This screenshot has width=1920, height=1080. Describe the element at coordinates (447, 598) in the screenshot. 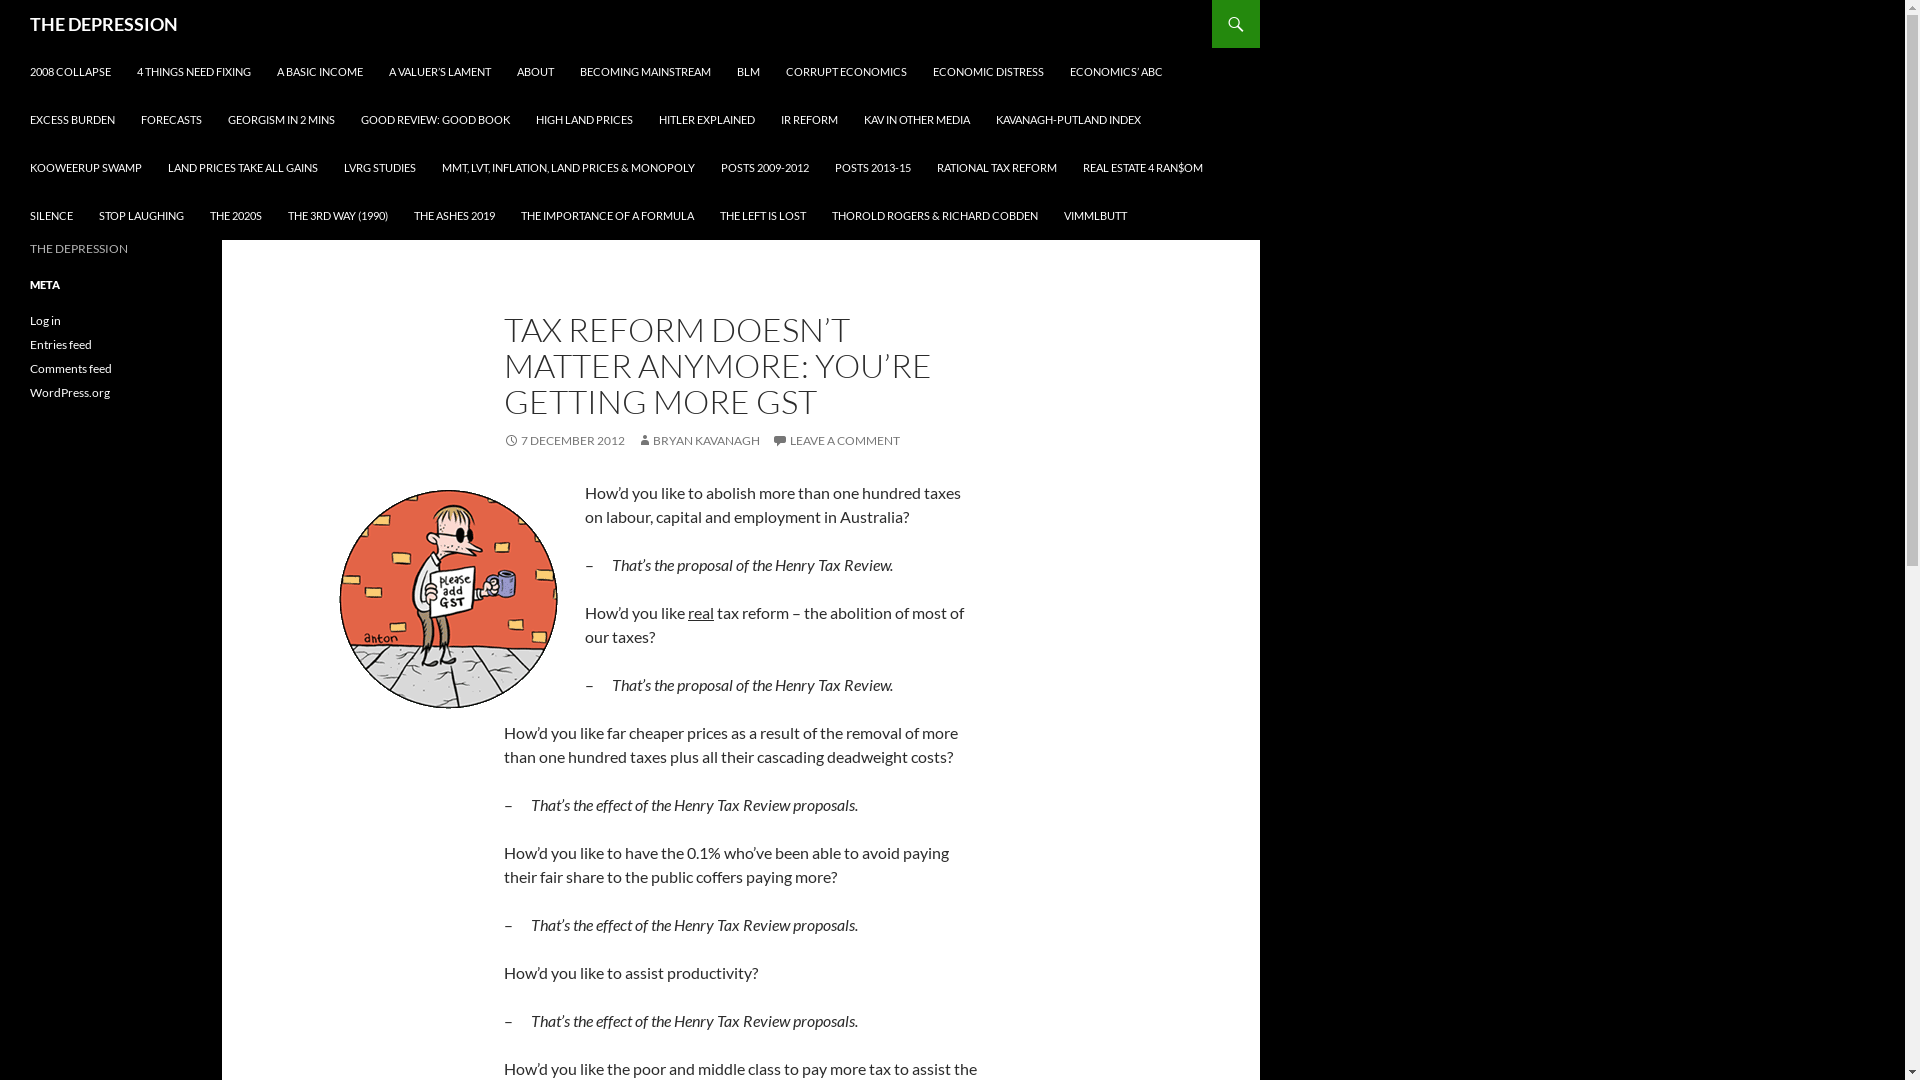

I see `'gst'` at that location.